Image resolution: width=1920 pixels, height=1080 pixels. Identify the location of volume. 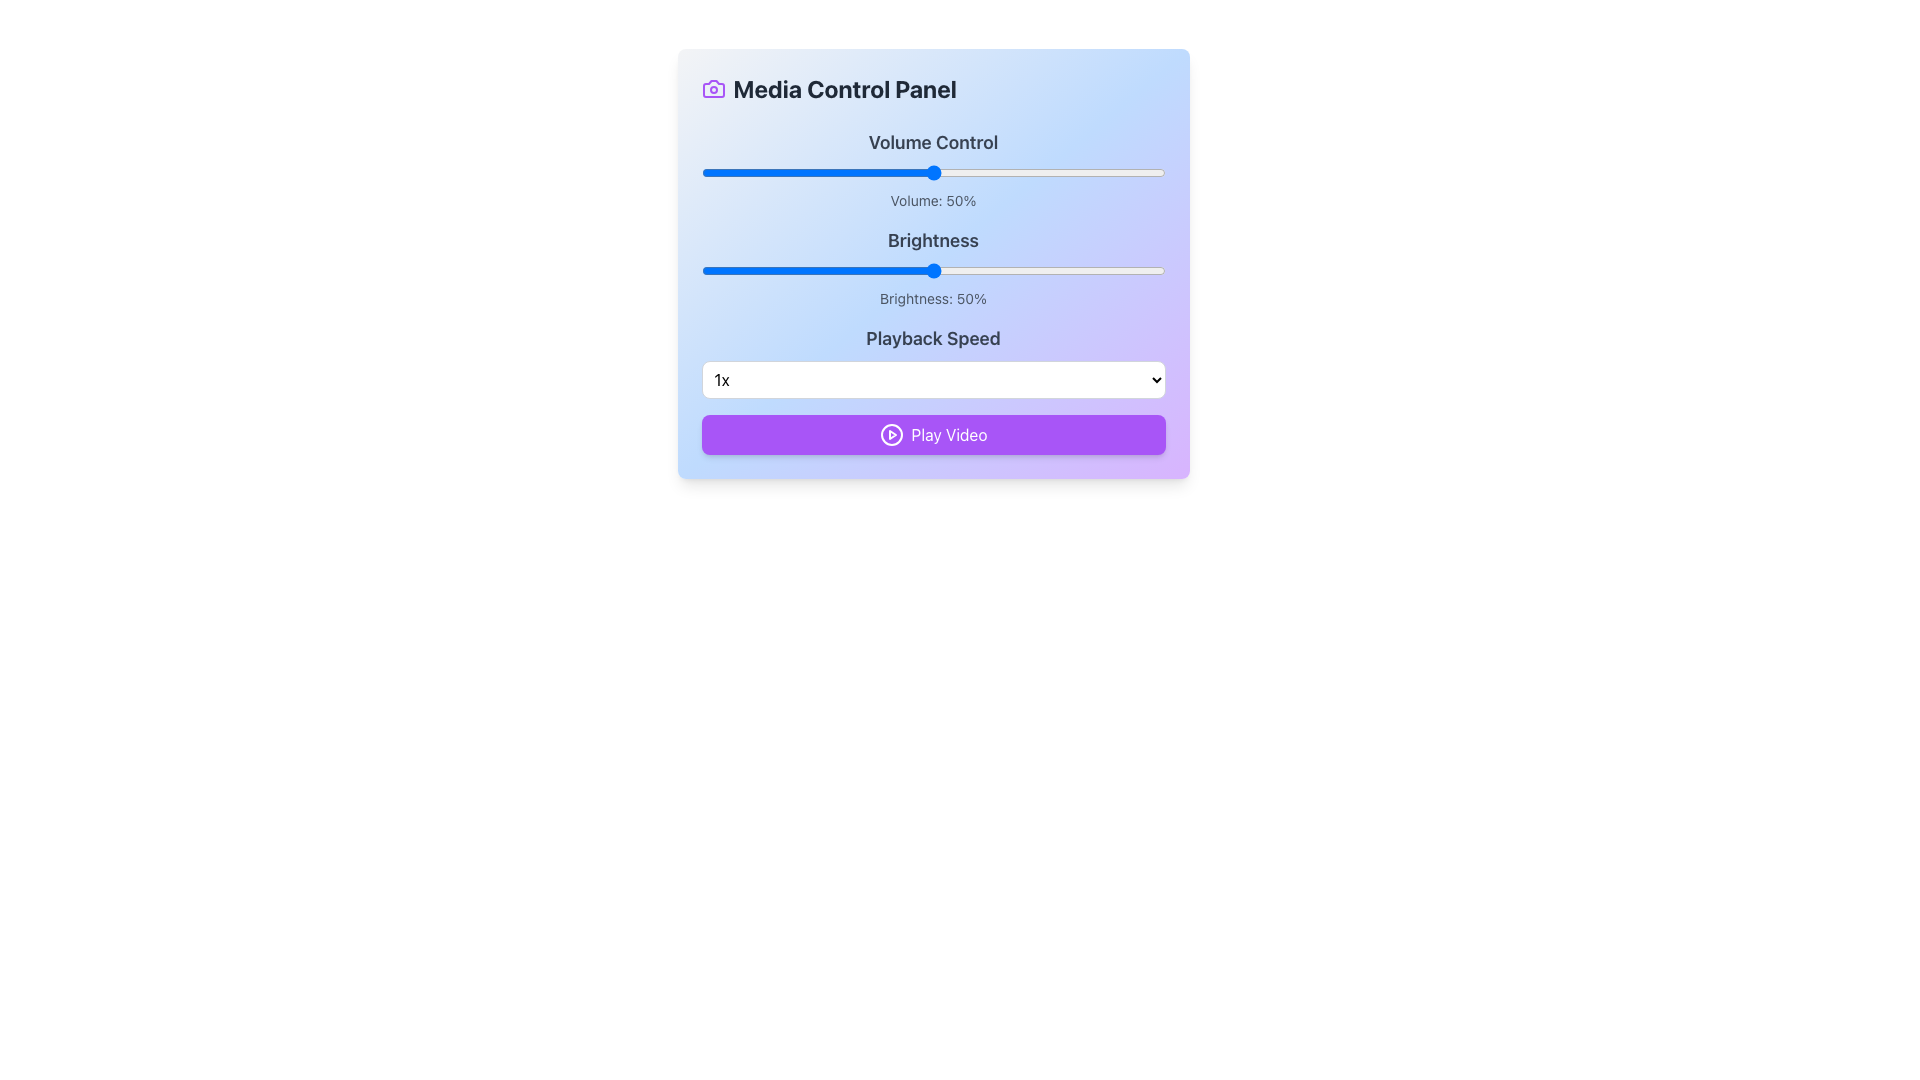
(742, 172).